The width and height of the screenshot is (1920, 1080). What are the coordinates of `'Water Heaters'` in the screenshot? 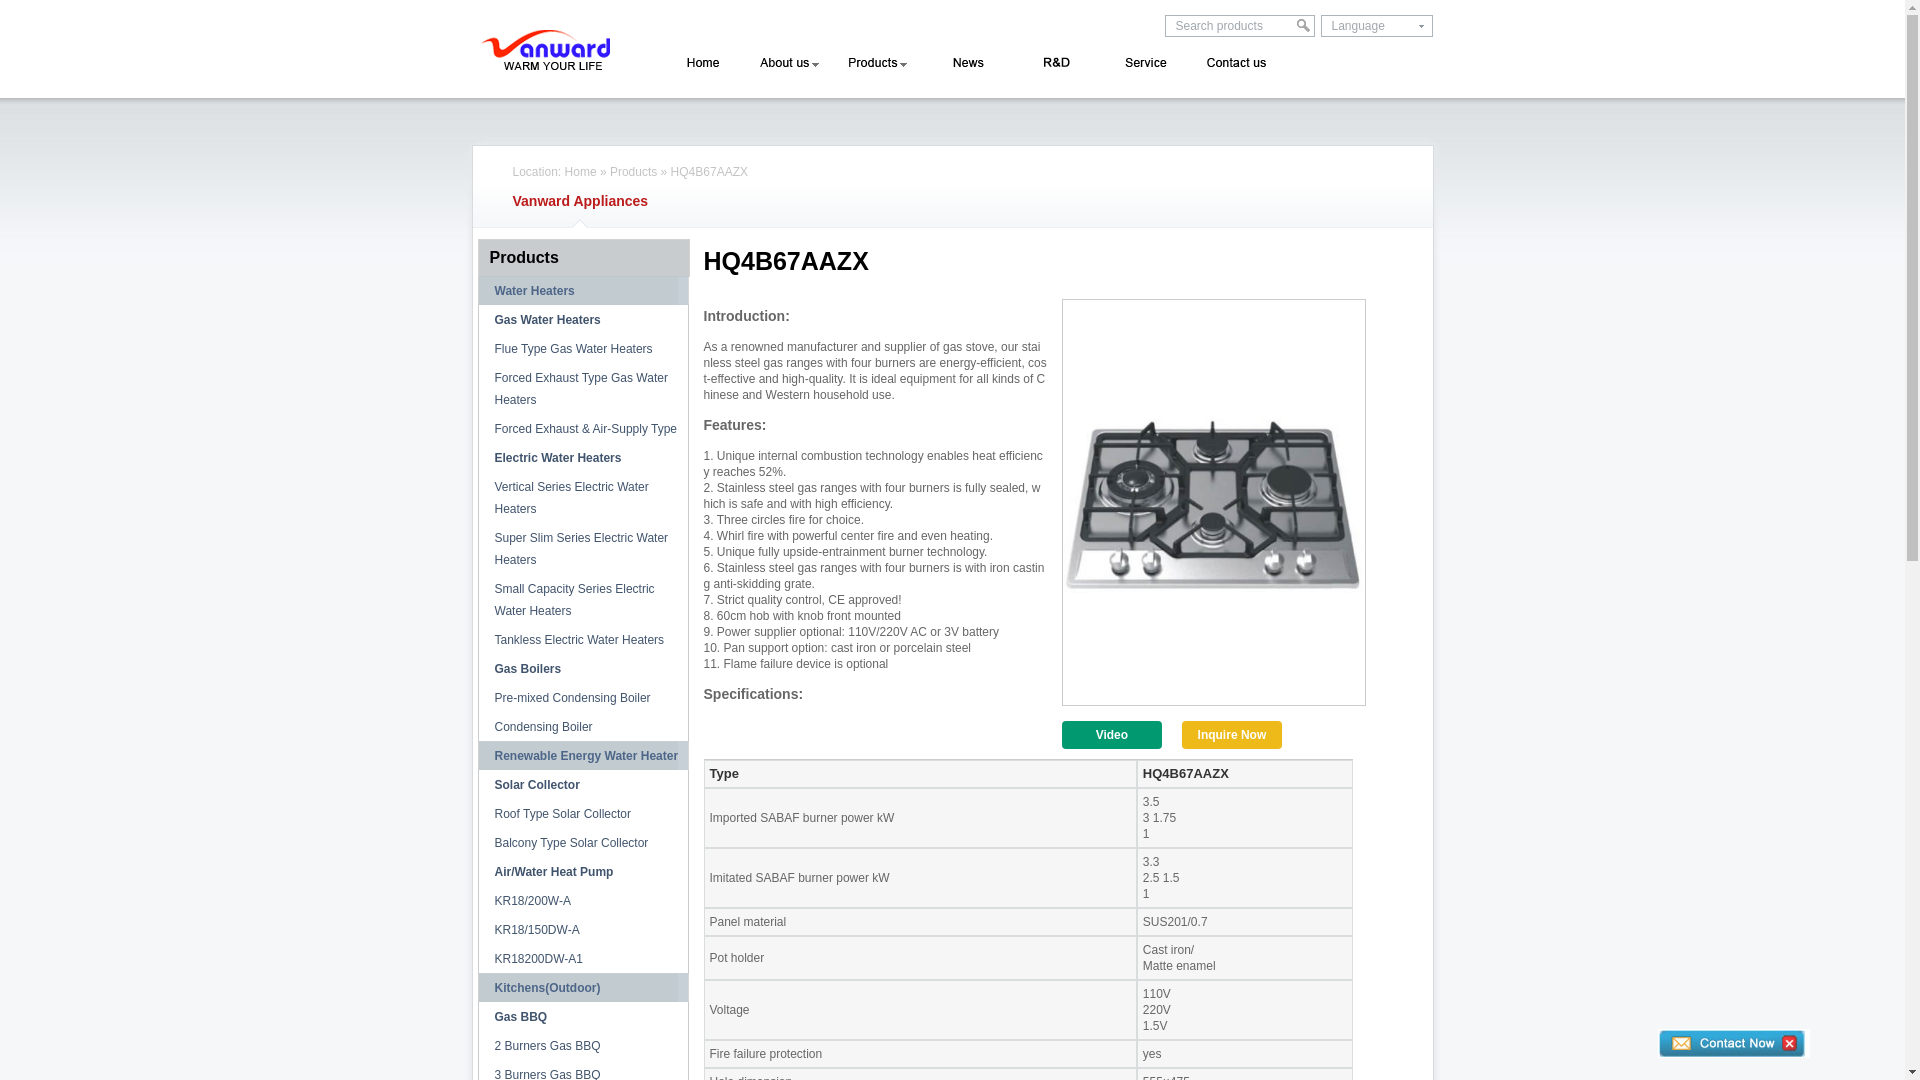 It's located at (477, 290).